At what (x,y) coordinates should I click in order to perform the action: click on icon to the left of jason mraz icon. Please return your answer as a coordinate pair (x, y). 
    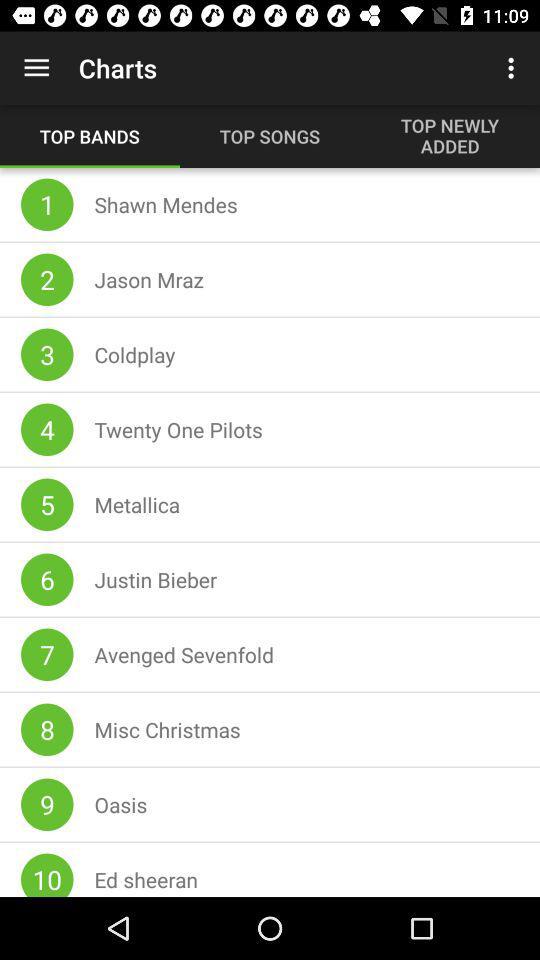
    Looking at the image, I should click on (47, 278).